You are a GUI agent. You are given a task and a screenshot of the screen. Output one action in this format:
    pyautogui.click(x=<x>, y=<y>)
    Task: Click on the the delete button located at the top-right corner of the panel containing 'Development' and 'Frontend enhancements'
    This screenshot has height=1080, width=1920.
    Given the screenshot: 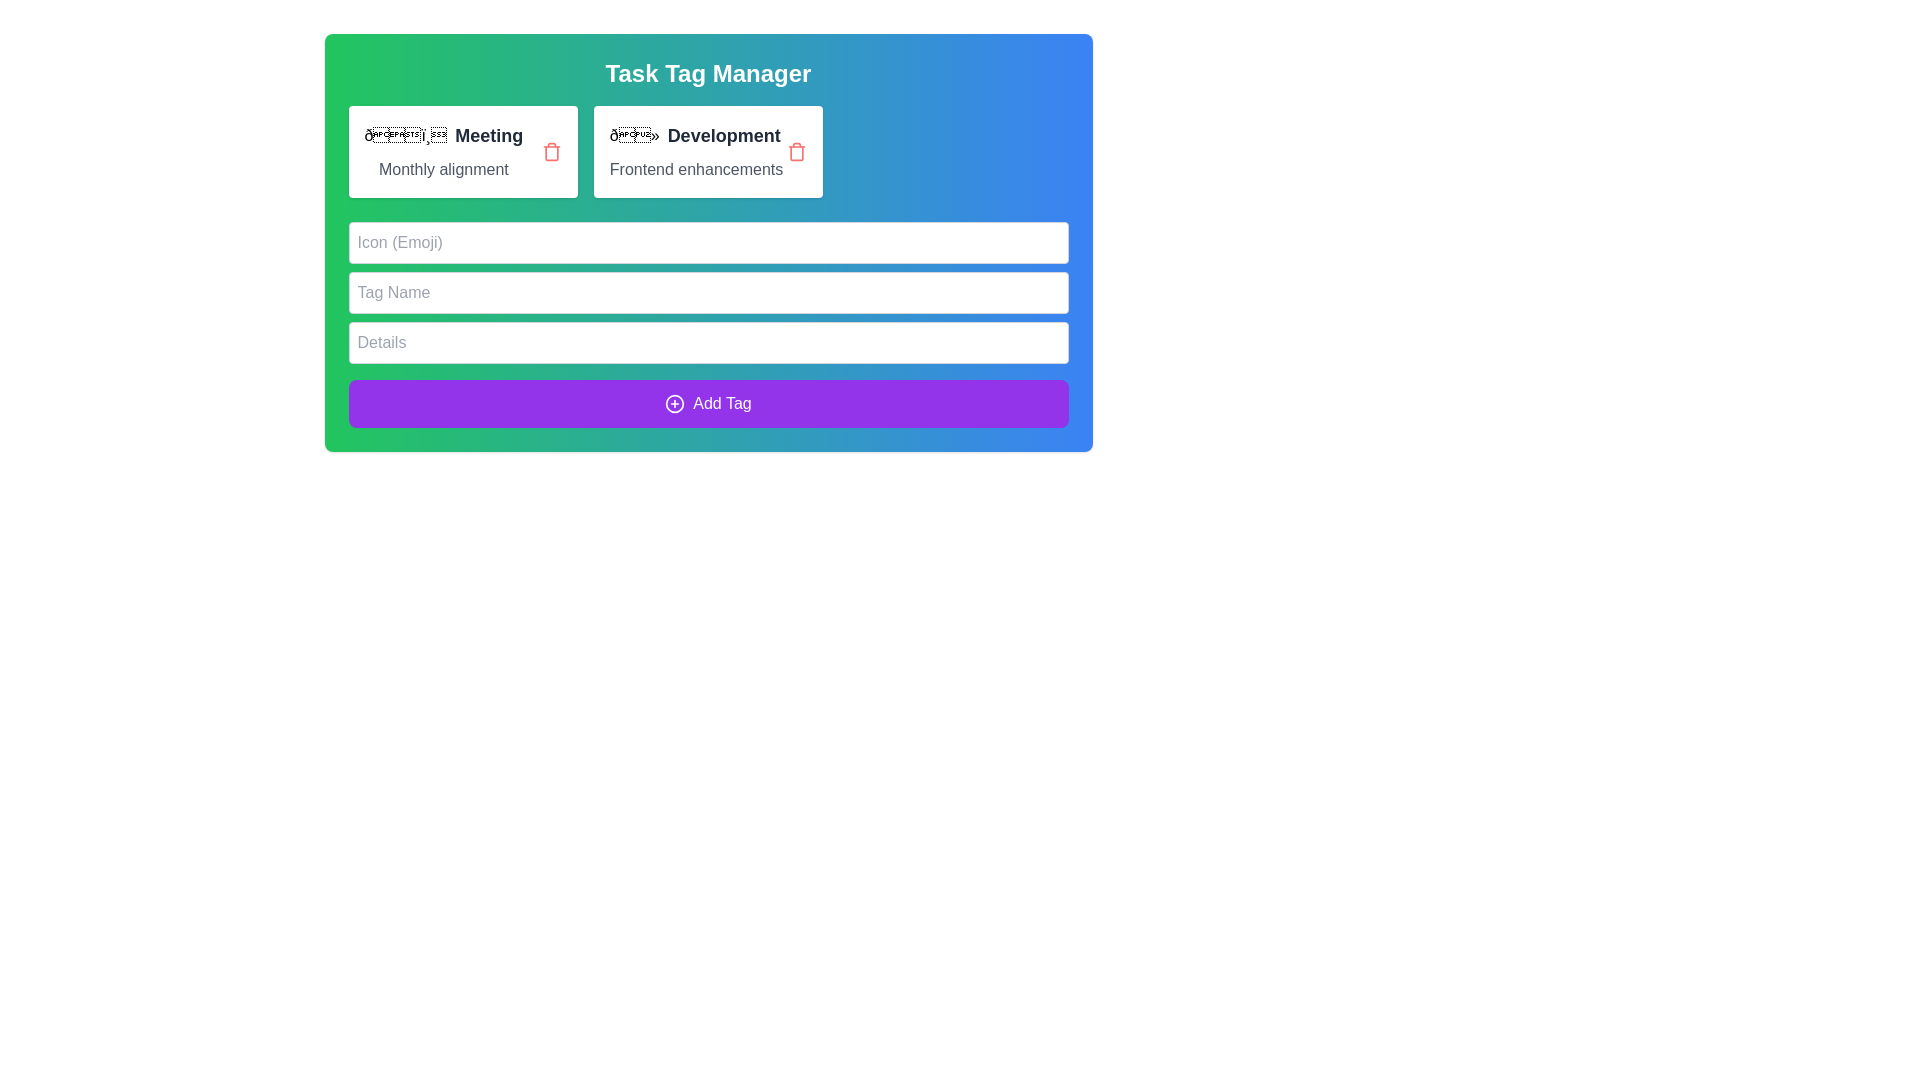 What is the action you would take?
    pyautogui.click(x=796, y=150)
    